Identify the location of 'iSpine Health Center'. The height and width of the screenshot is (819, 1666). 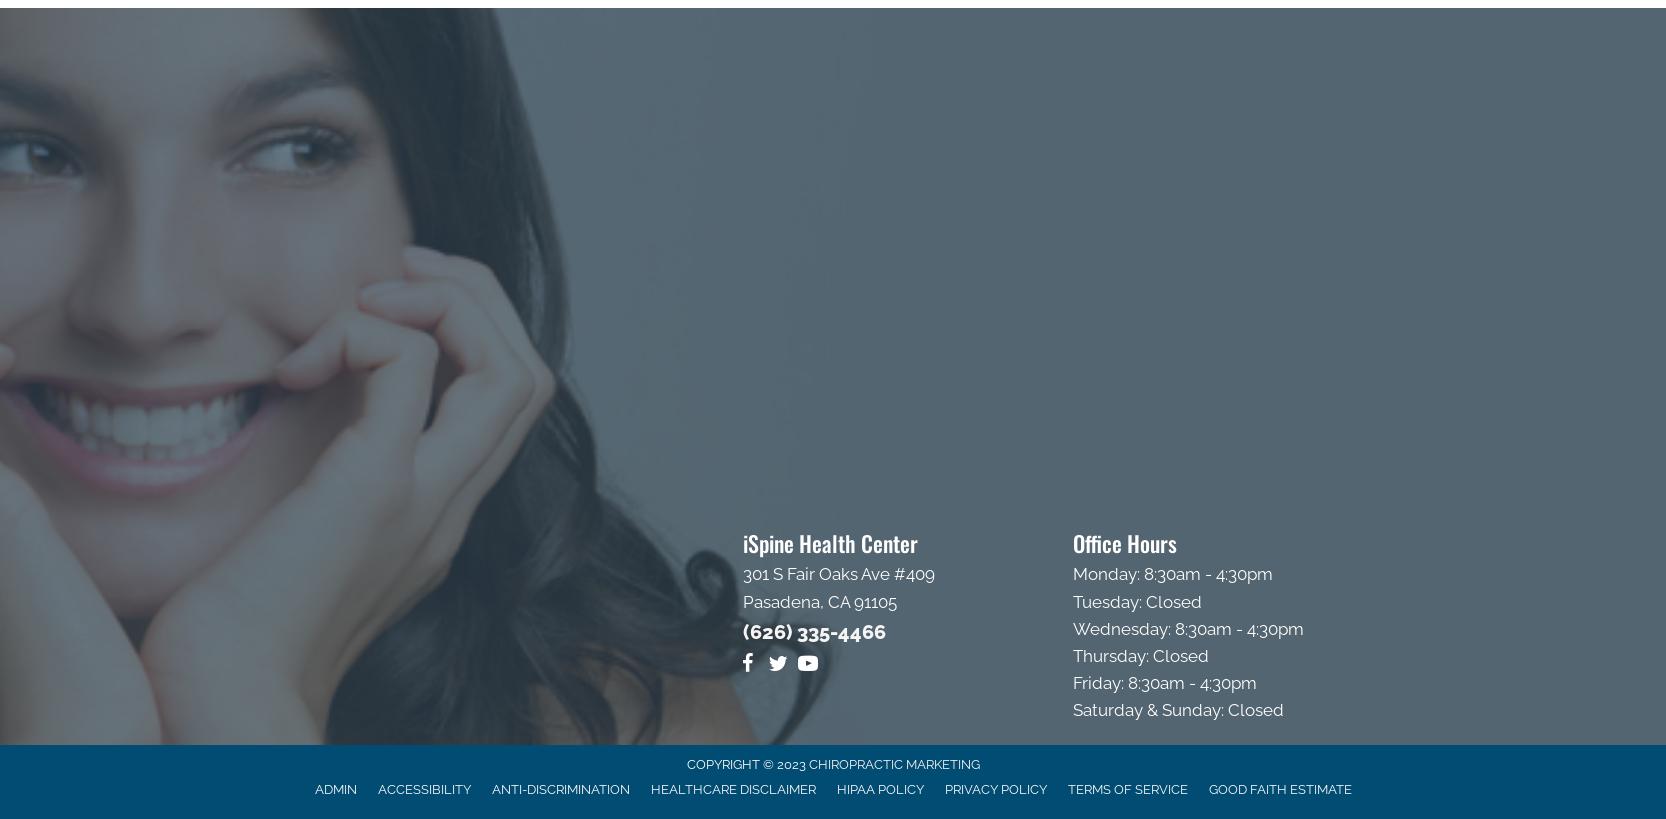
(743, 542).